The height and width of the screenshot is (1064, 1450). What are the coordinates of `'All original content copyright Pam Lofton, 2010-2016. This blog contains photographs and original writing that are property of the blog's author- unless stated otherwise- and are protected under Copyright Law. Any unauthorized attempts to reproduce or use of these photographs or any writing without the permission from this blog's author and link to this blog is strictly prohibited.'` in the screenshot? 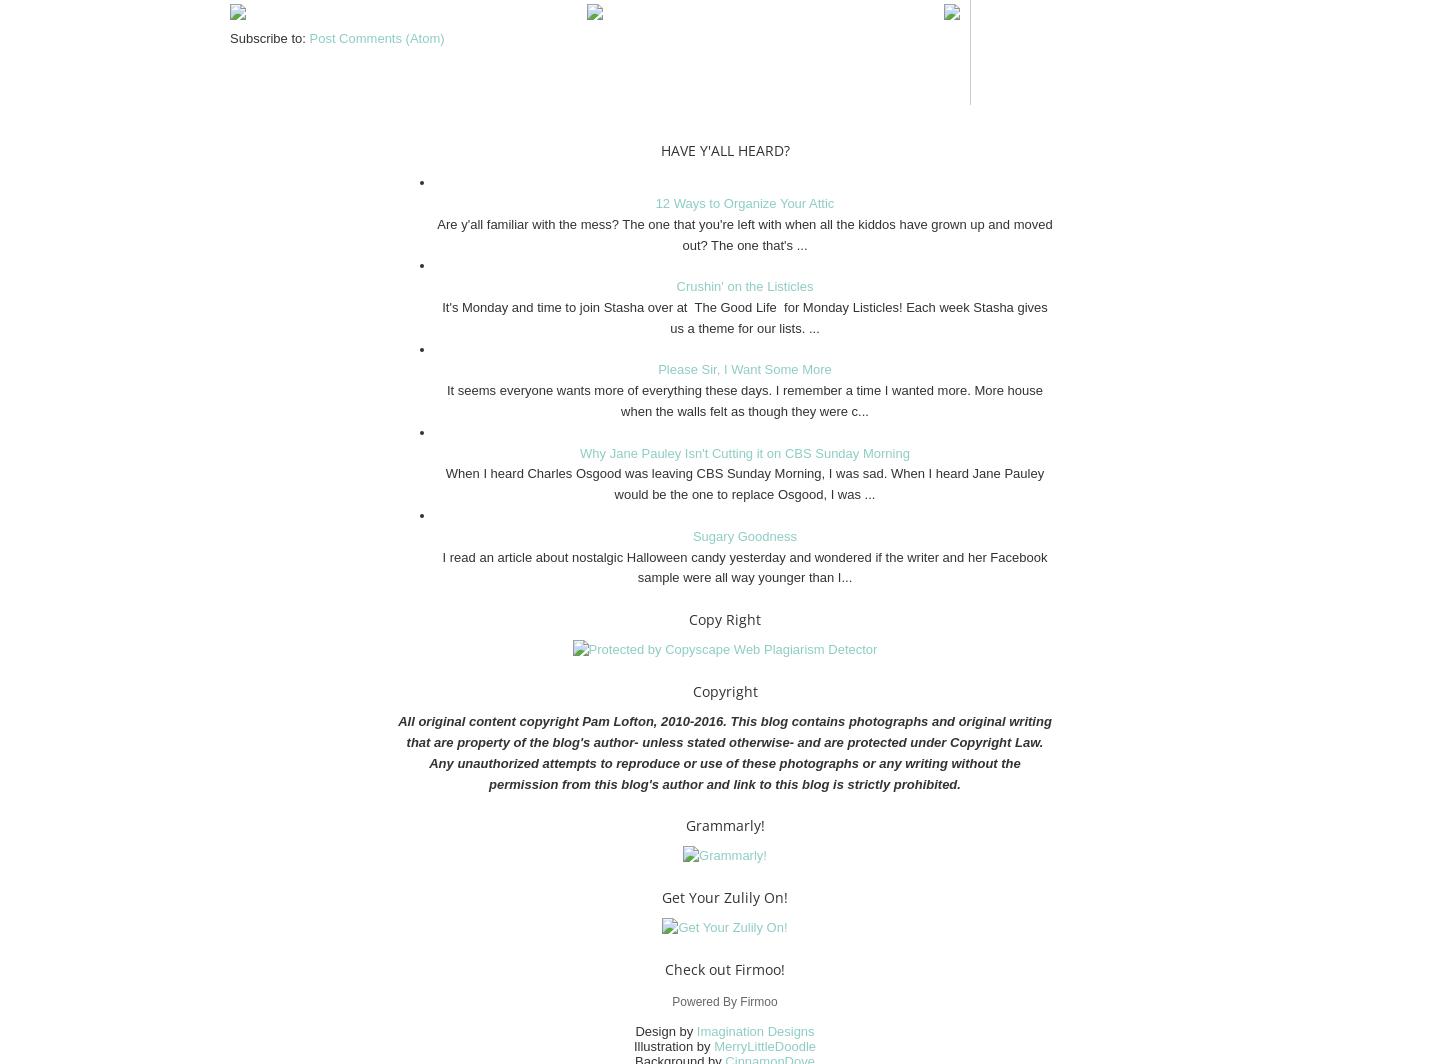 It's located at (723, 752).